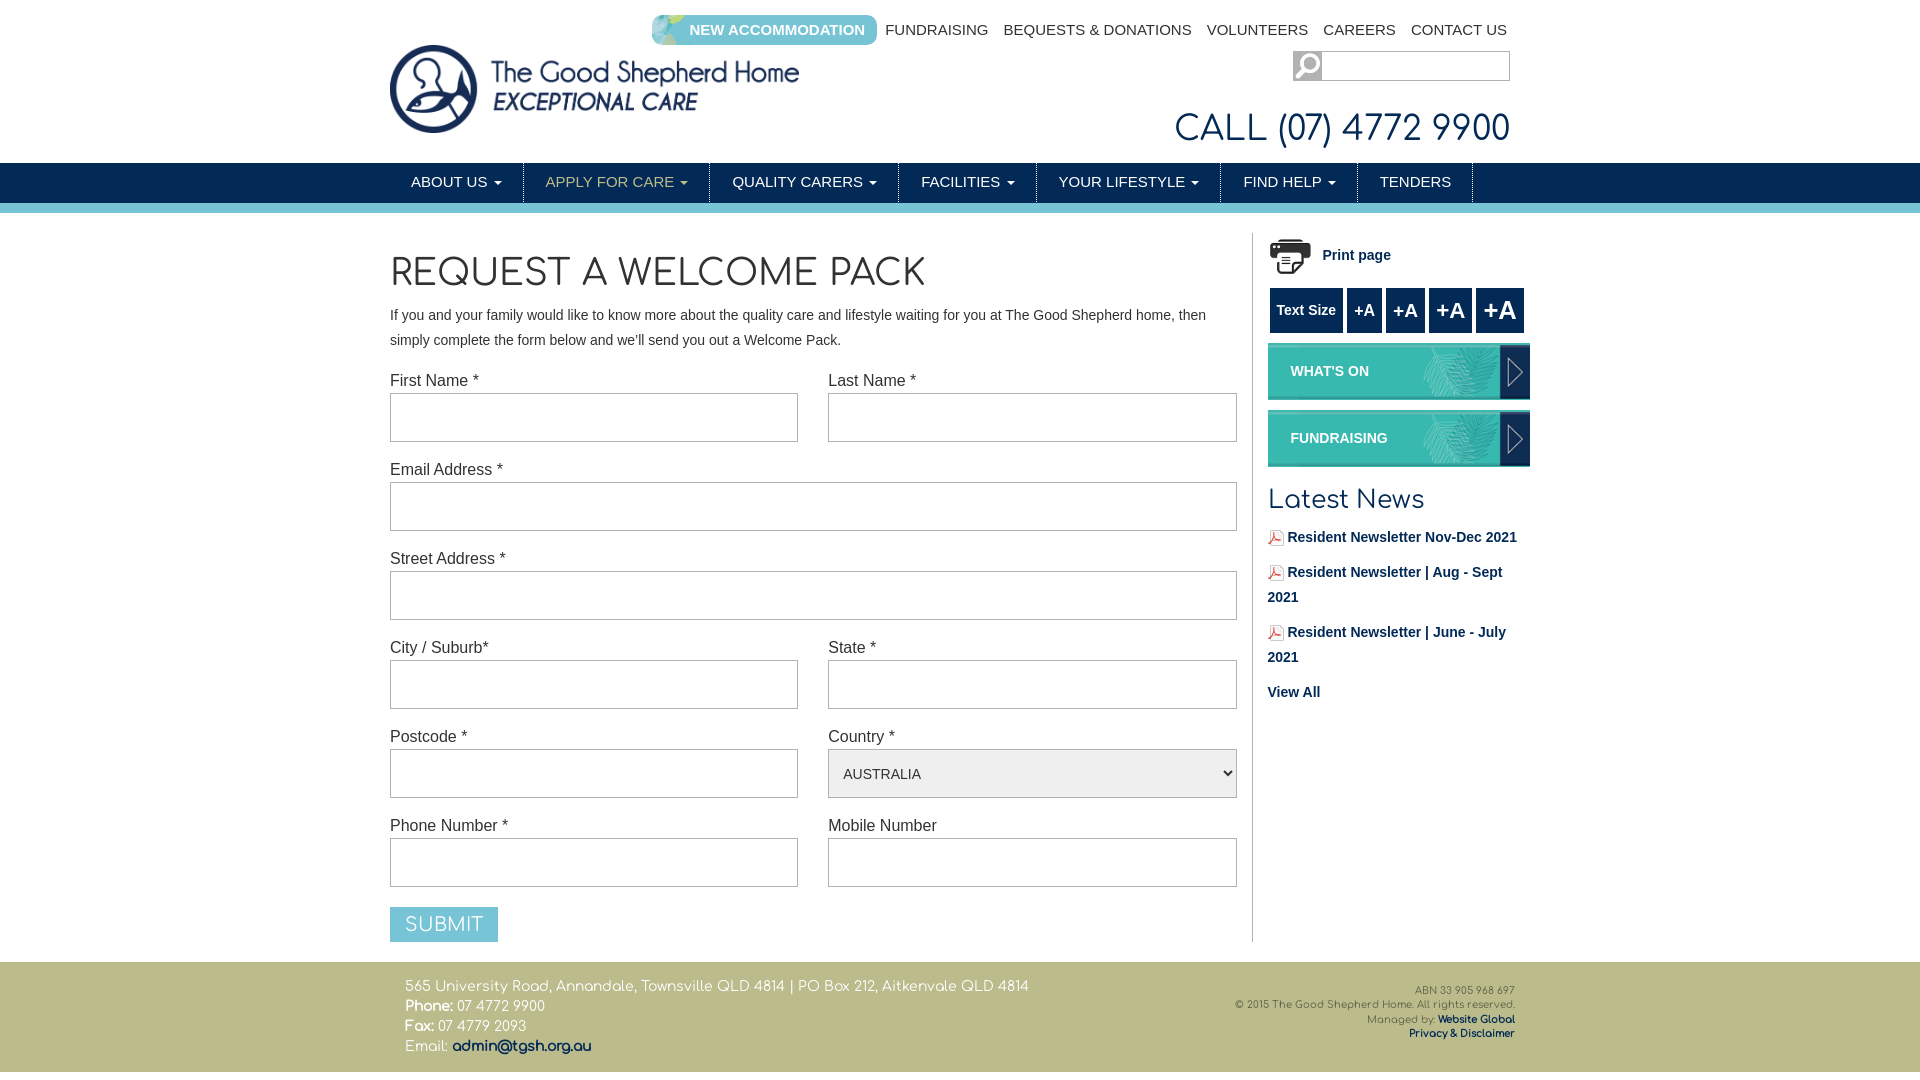  Describe the element at coordinates (443, 924) in the screenshot. I see `'Submit'` at that location.